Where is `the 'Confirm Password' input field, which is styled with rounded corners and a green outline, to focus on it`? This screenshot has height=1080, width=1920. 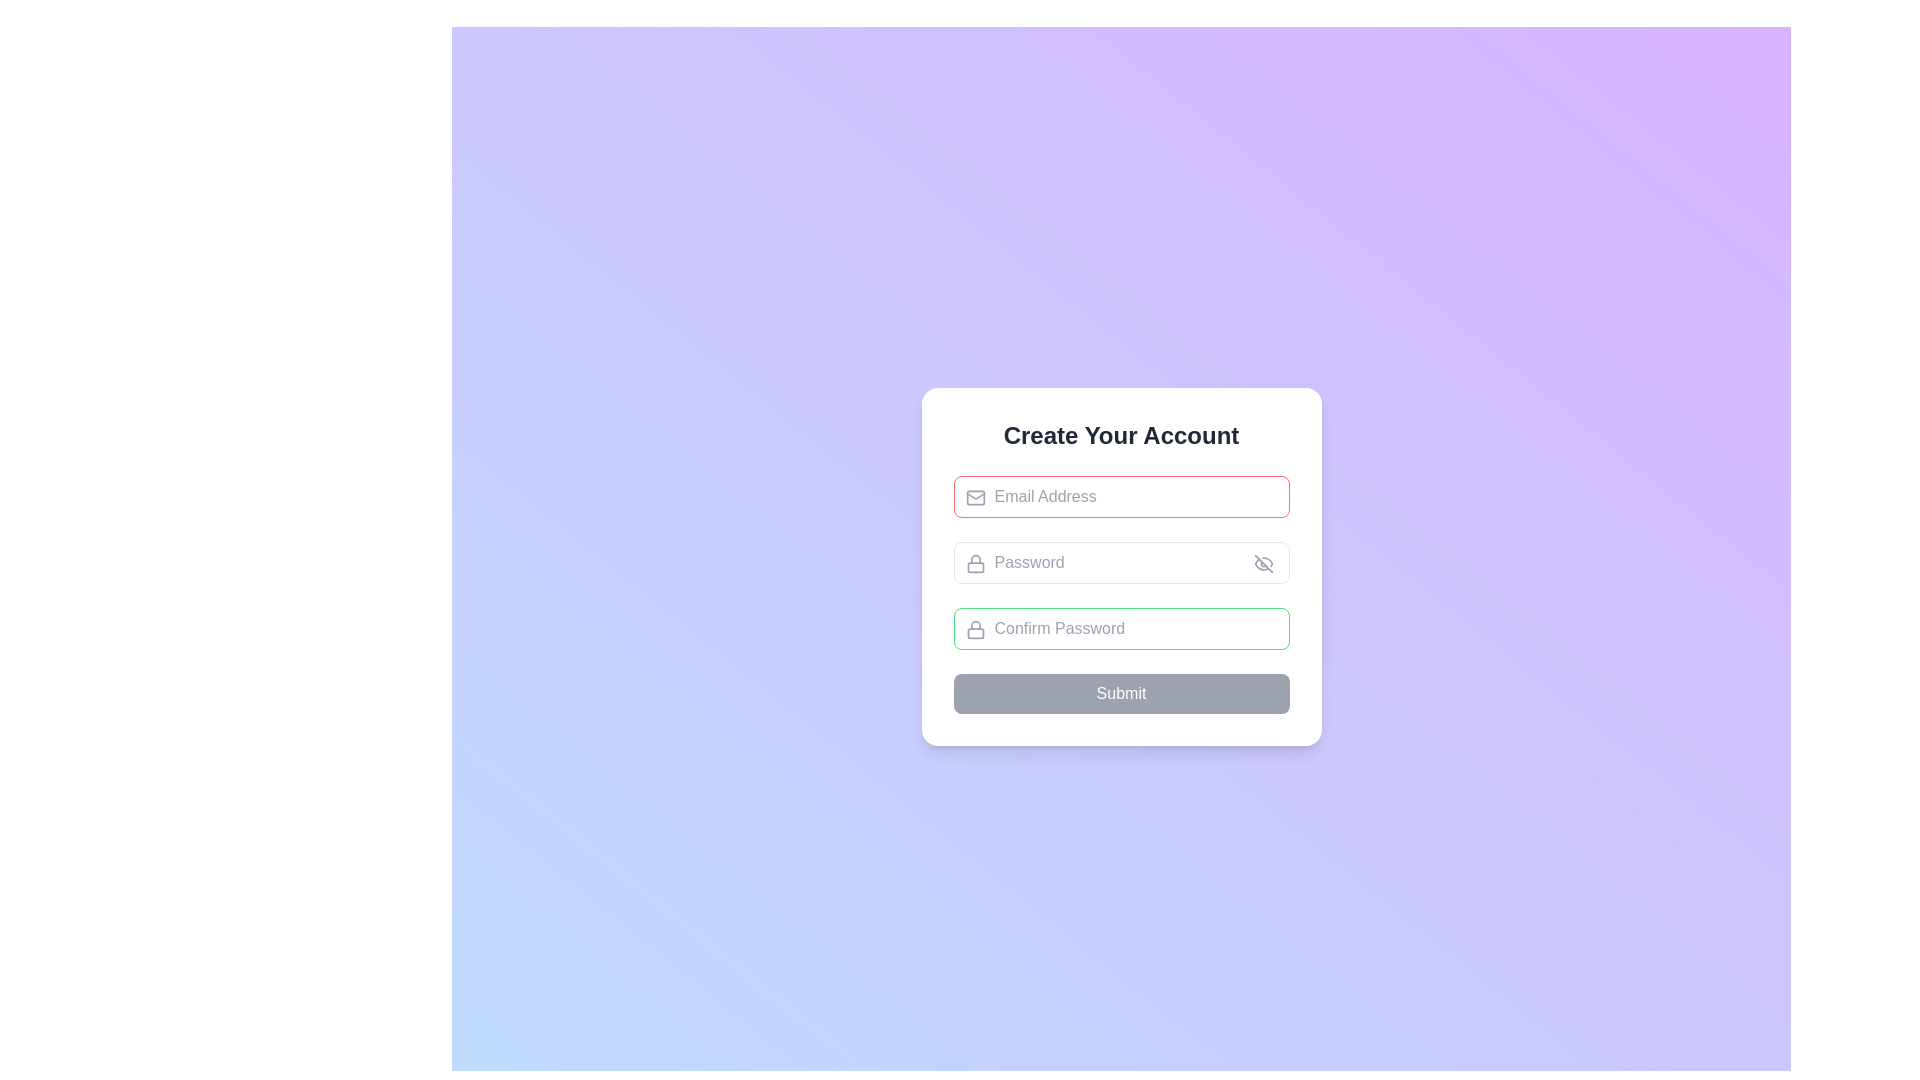
the 'Confirm Password' input field, which is styled with rounded corners and a green outline, to focus on it is located at coordinates (1121, 627).